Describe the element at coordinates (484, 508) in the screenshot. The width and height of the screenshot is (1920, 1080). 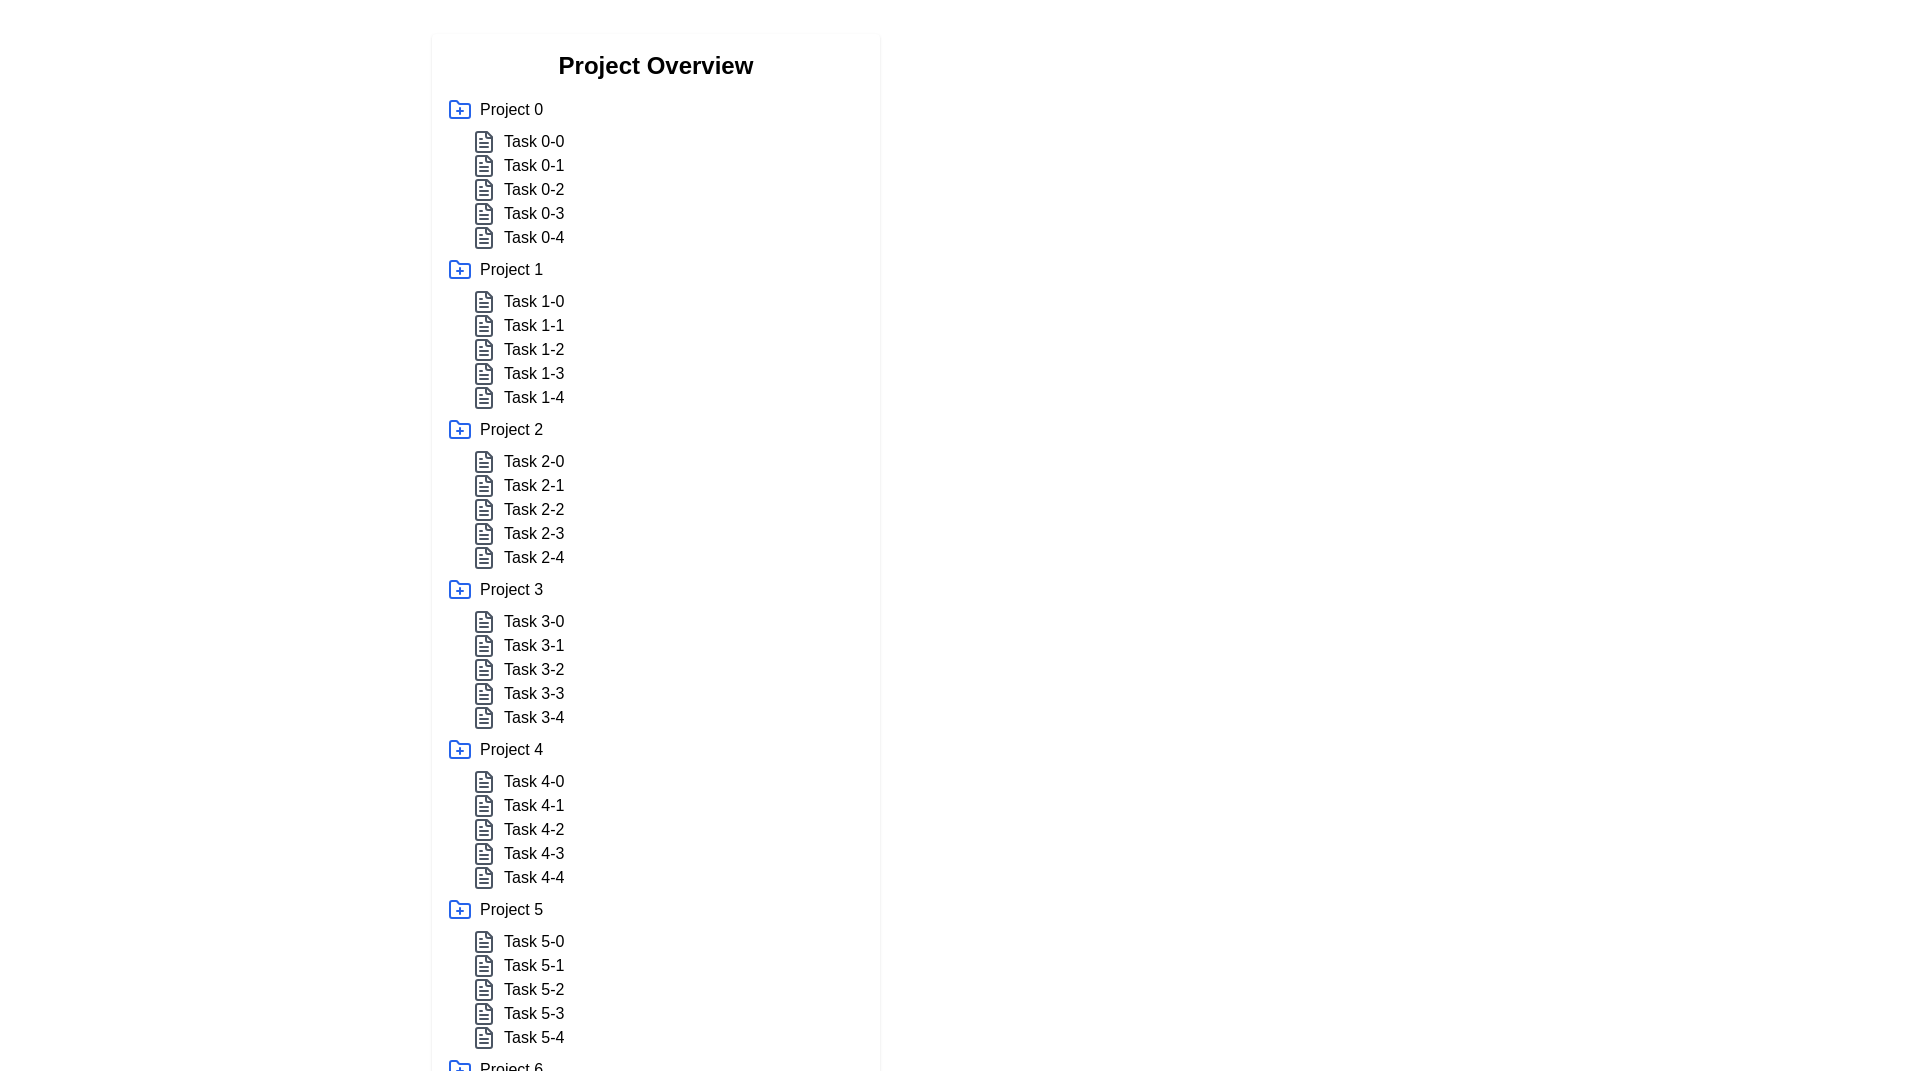
I see `the document icon with a folded corner that is located in the 'Project 2' section, adjacent to 'Task 2-2'` at that location.